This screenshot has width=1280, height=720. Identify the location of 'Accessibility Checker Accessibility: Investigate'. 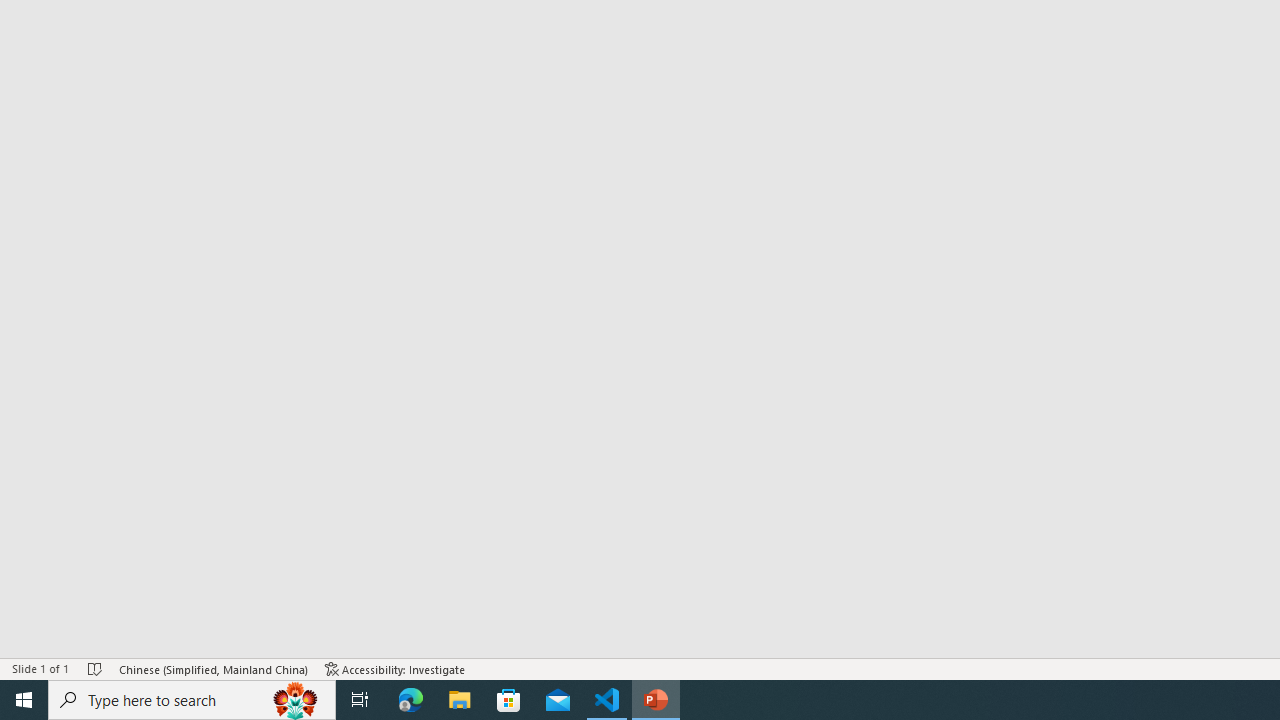
(395, 669).